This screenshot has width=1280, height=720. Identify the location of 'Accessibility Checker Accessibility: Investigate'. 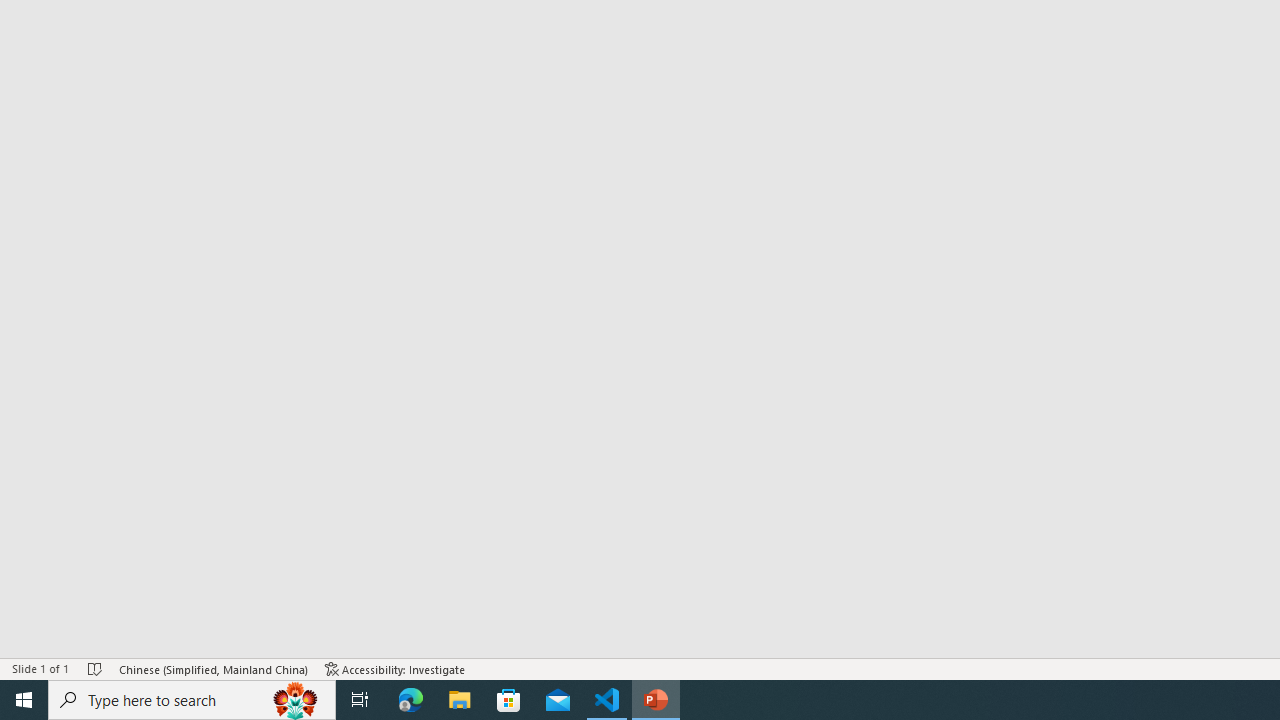
(395, 669).